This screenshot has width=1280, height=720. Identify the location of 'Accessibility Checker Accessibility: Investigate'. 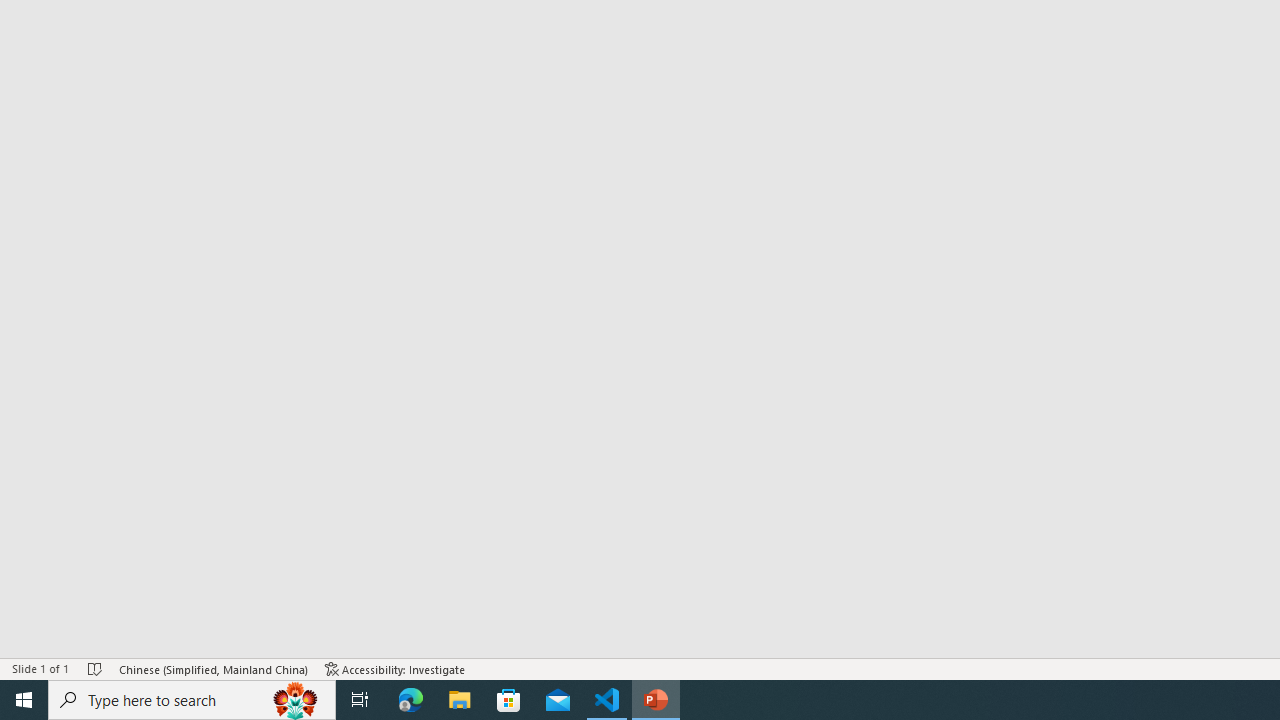
(395, 669).